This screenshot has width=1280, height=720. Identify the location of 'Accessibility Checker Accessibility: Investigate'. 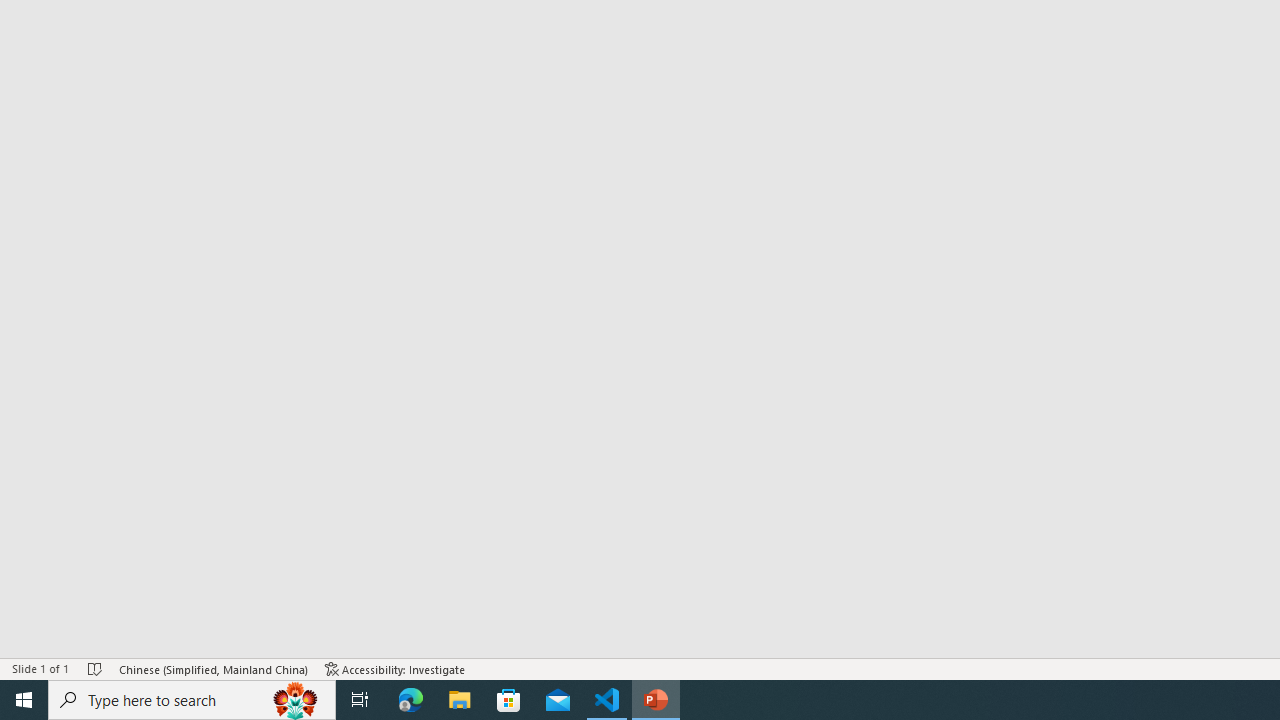
(395, 669).